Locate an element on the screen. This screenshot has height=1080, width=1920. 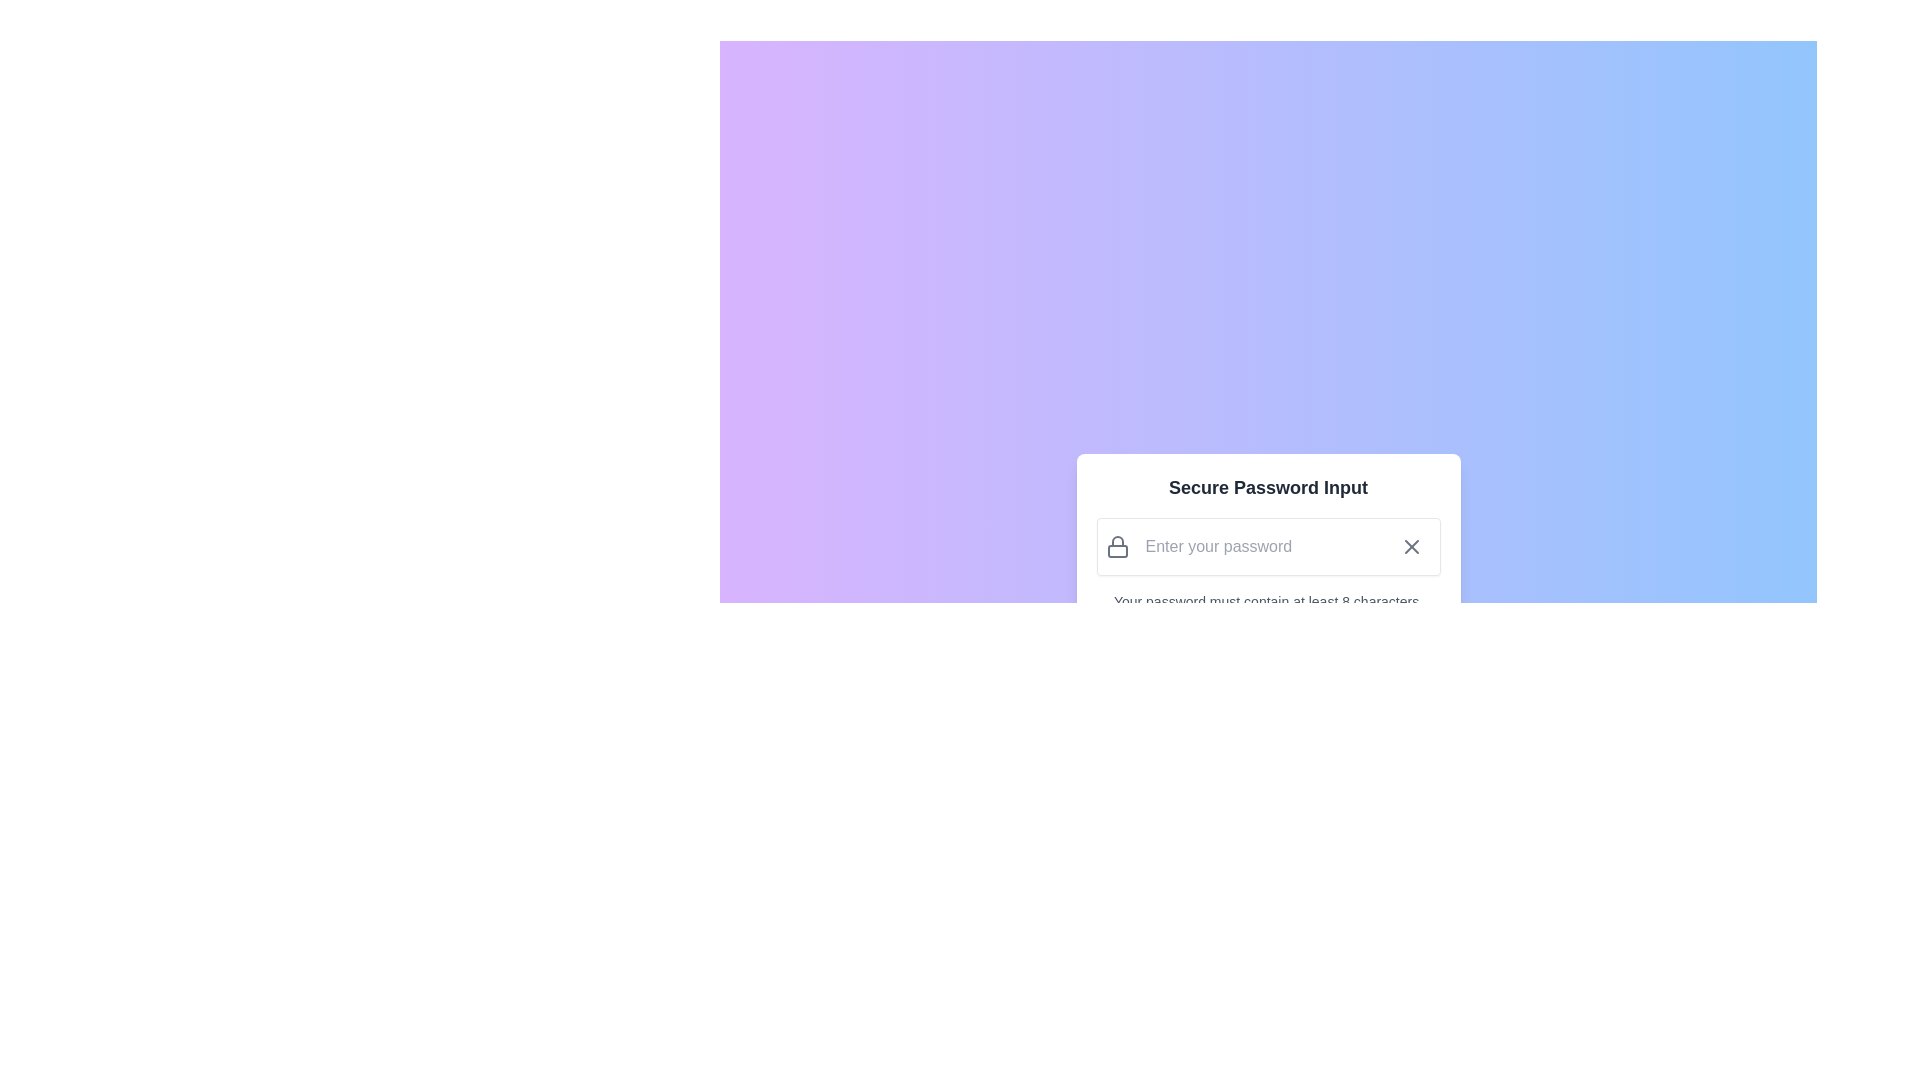
the password input field with a rounded border and lock icon located in the 'Secure Password Input' dialog box to focus the input field is located at coordinates (1267, 547).